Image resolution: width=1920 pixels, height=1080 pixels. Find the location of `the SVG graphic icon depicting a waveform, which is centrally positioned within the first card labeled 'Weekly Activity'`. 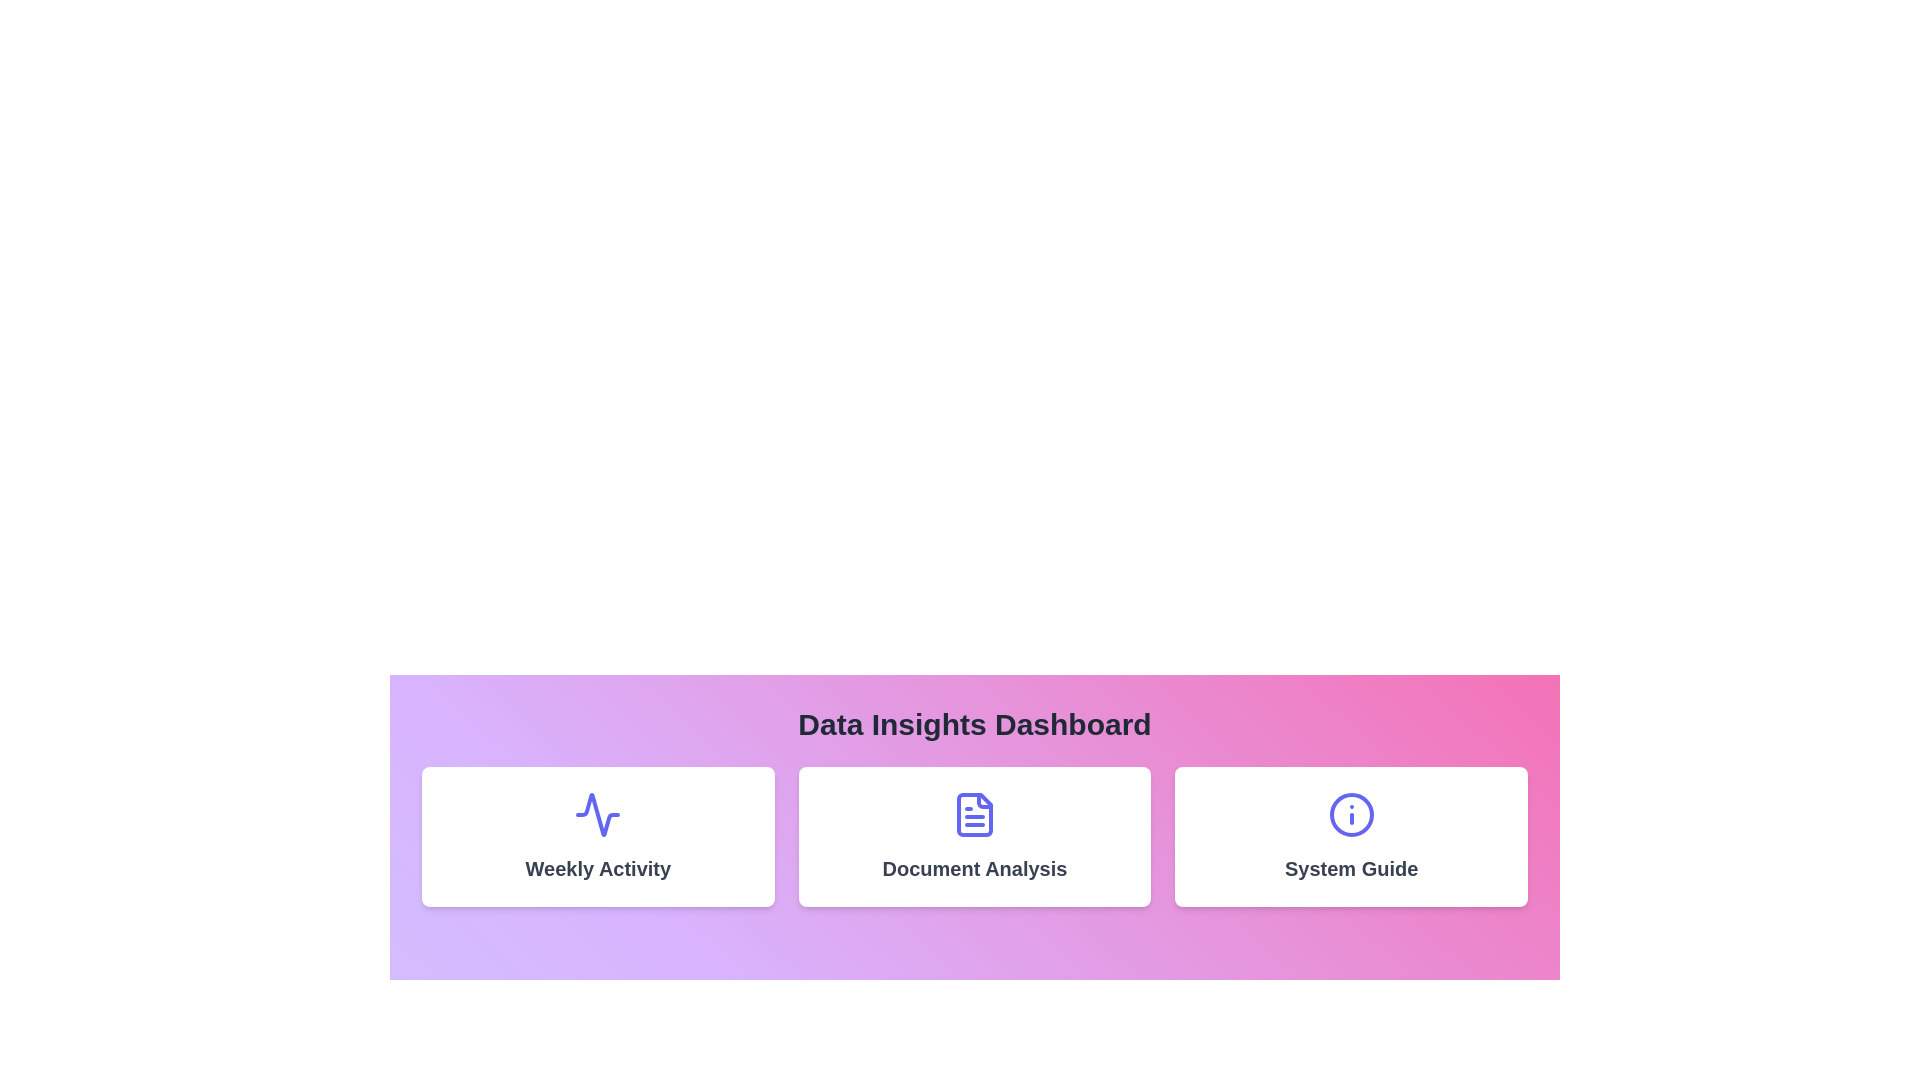

the SVG graphic icon depicting a waveform, which is centrally positioned within the first card labeled 'Weekly Activity' is located at coordinates (597, 814).